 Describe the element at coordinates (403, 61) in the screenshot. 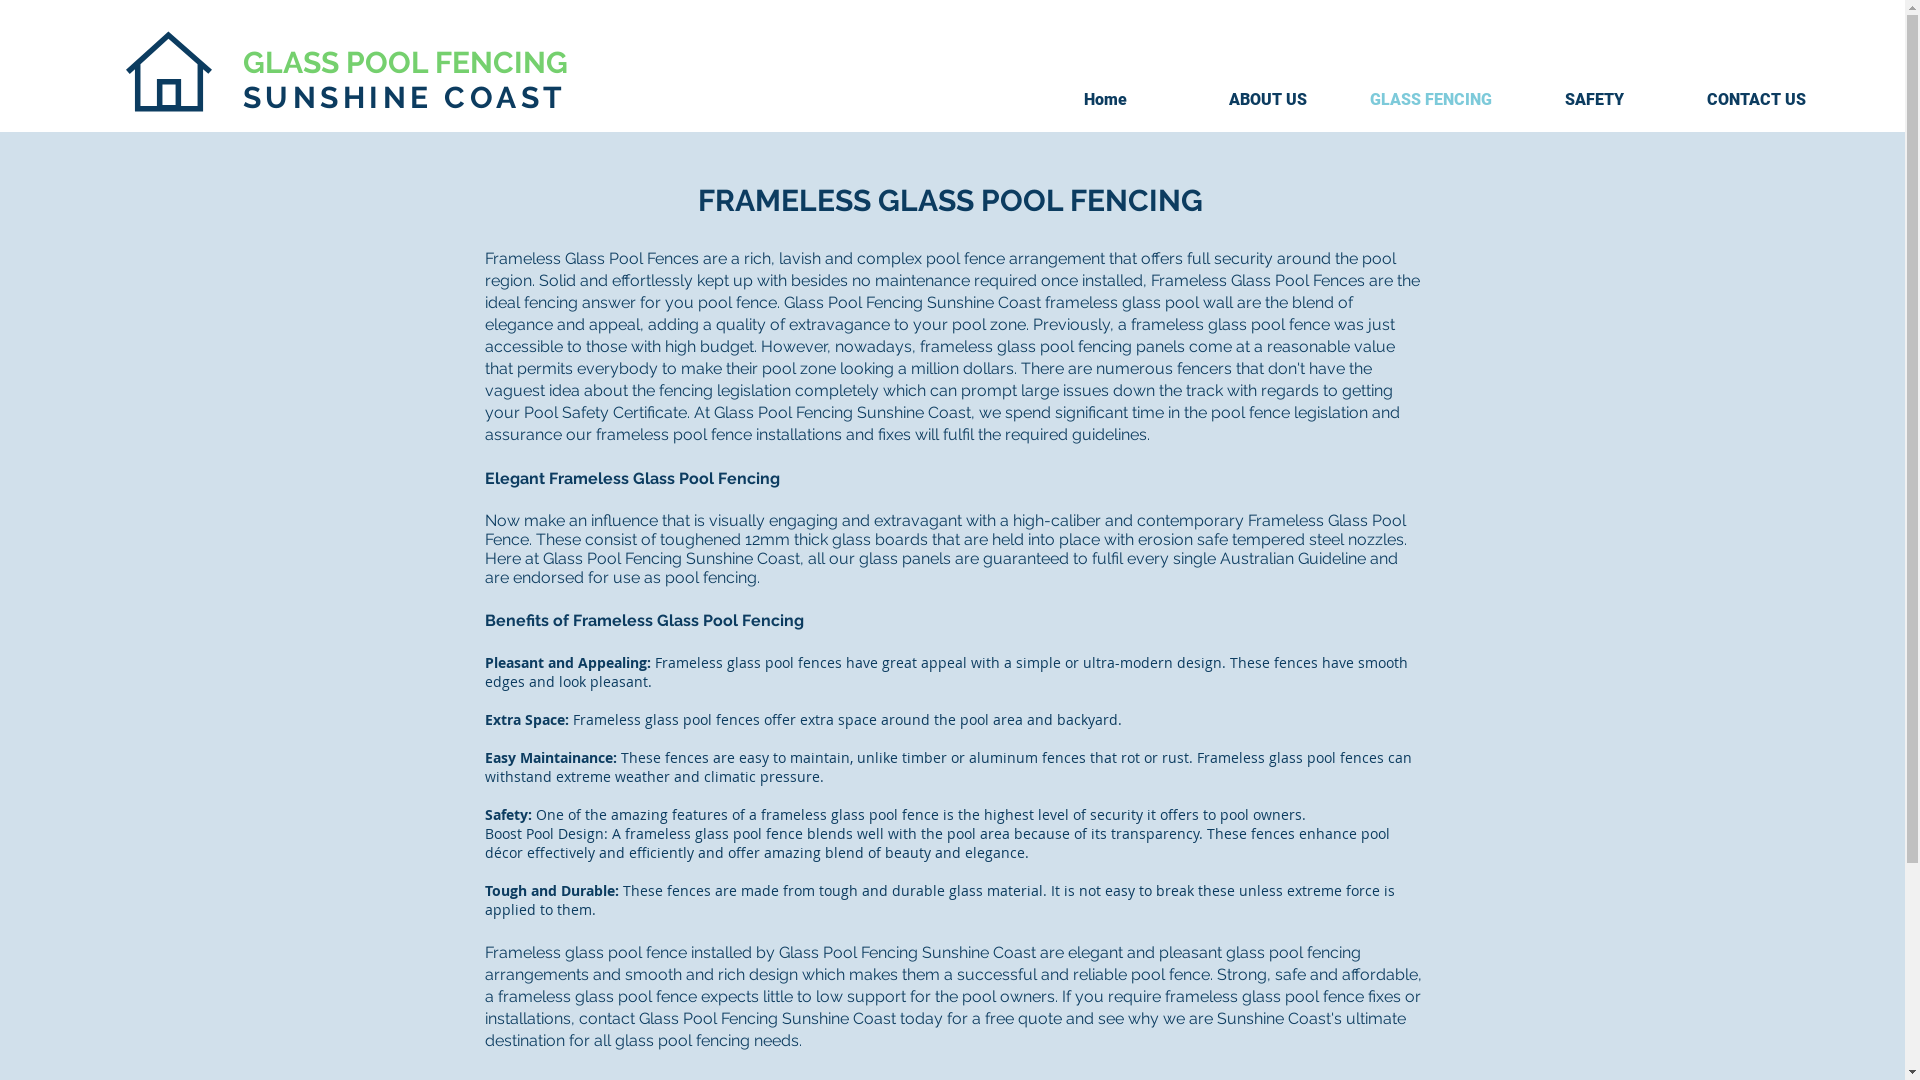

I see `'GLASS POOL FENCING'` at that location.